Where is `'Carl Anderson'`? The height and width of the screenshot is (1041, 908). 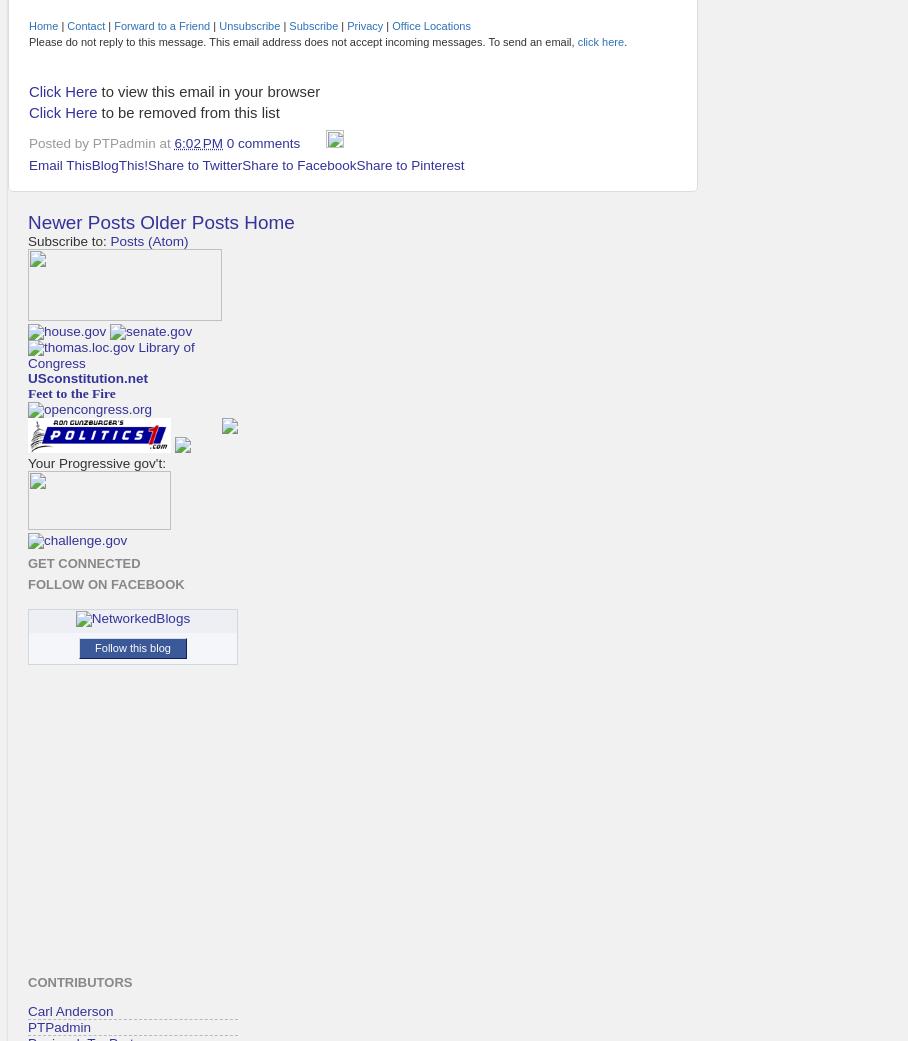 'Carl Anderson' is located at coordinates (70, 1010).